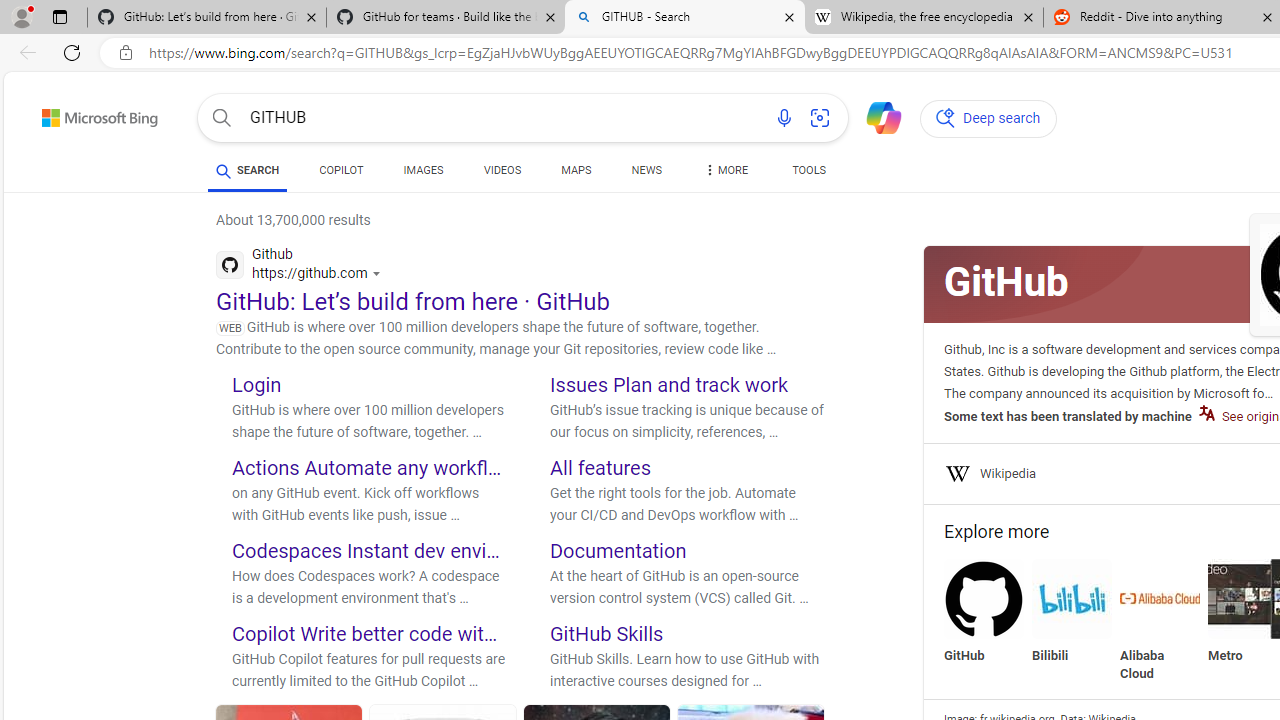 This screenshot has height=720, width=1280. What do you see at coordinates (606, 633) in the screenshot?
I see `'GitHub Skills'` at bounding box center [606, 633].